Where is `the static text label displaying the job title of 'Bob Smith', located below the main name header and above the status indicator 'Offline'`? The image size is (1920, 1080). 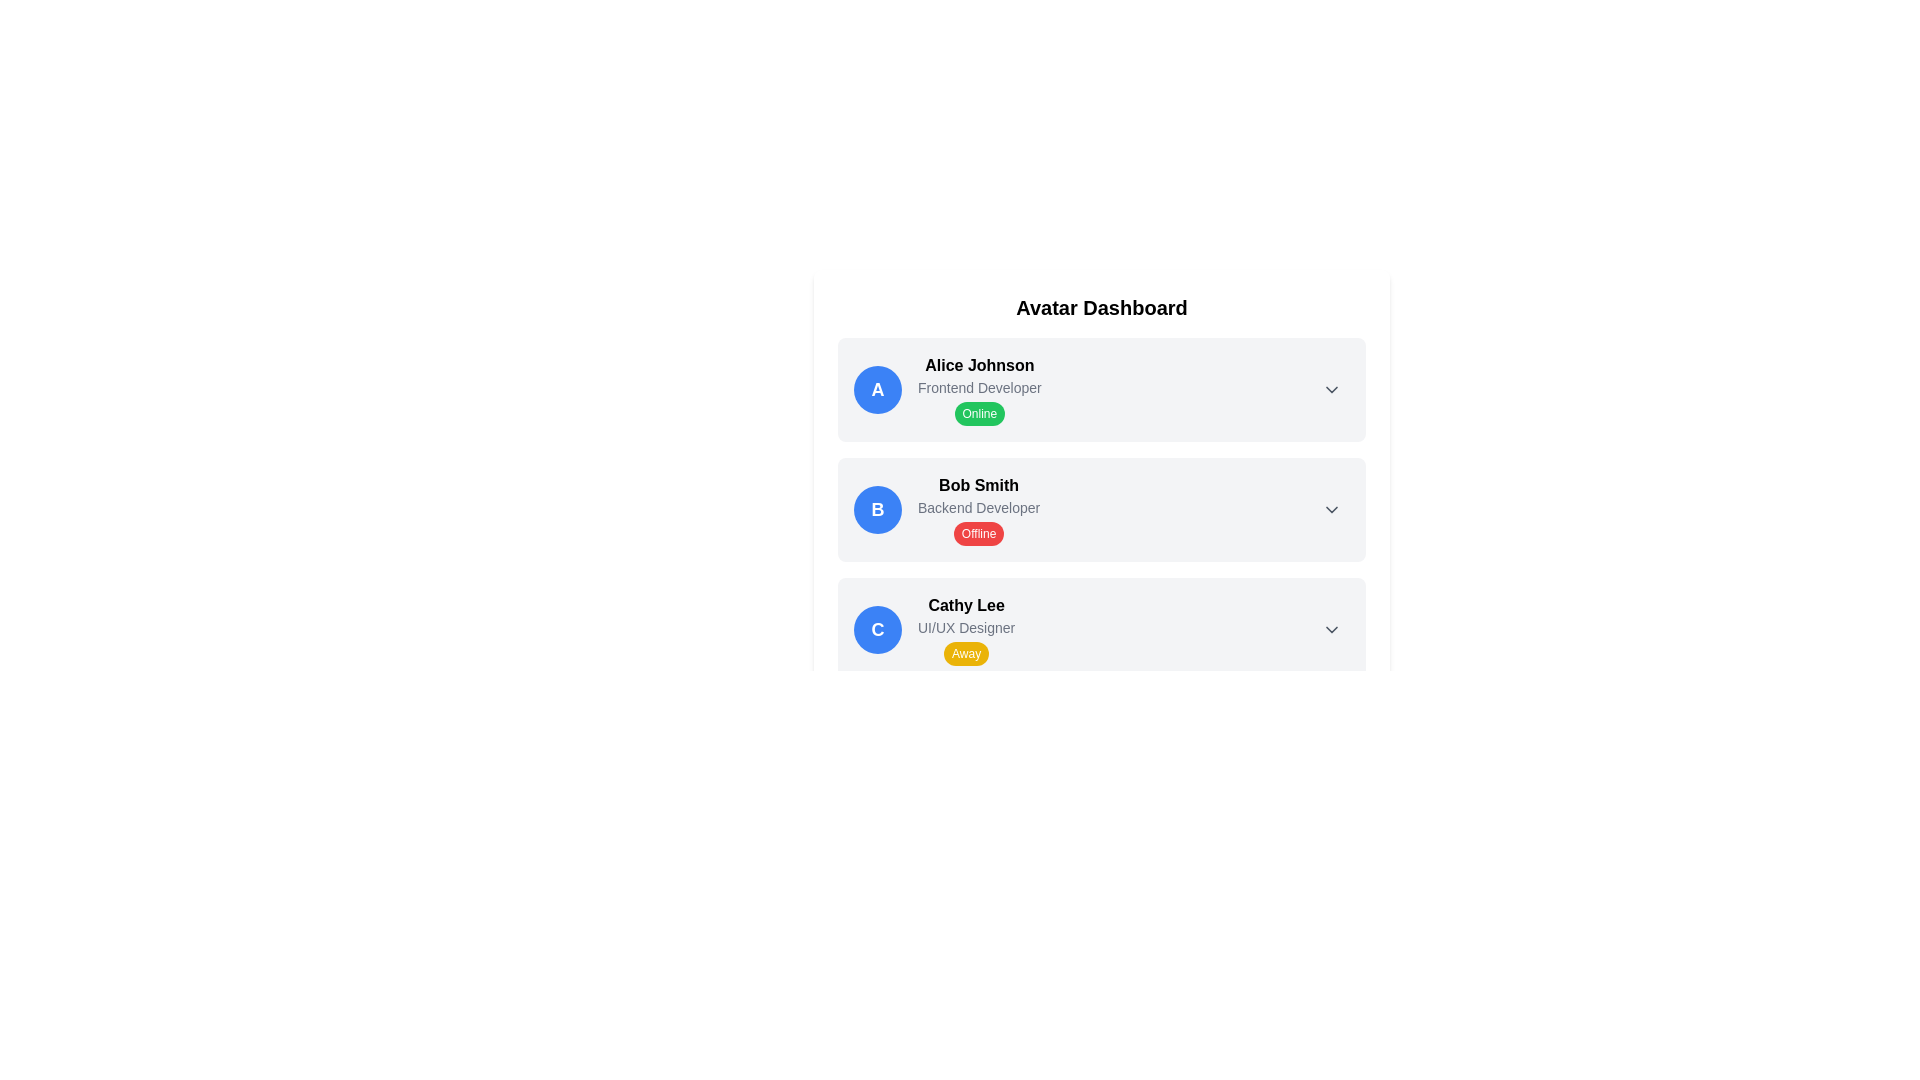 the static text label displaying the job title of 'Bob Smith', located below the main name header and above the status indicator 'Offline' is located at coordinates (979, 507).